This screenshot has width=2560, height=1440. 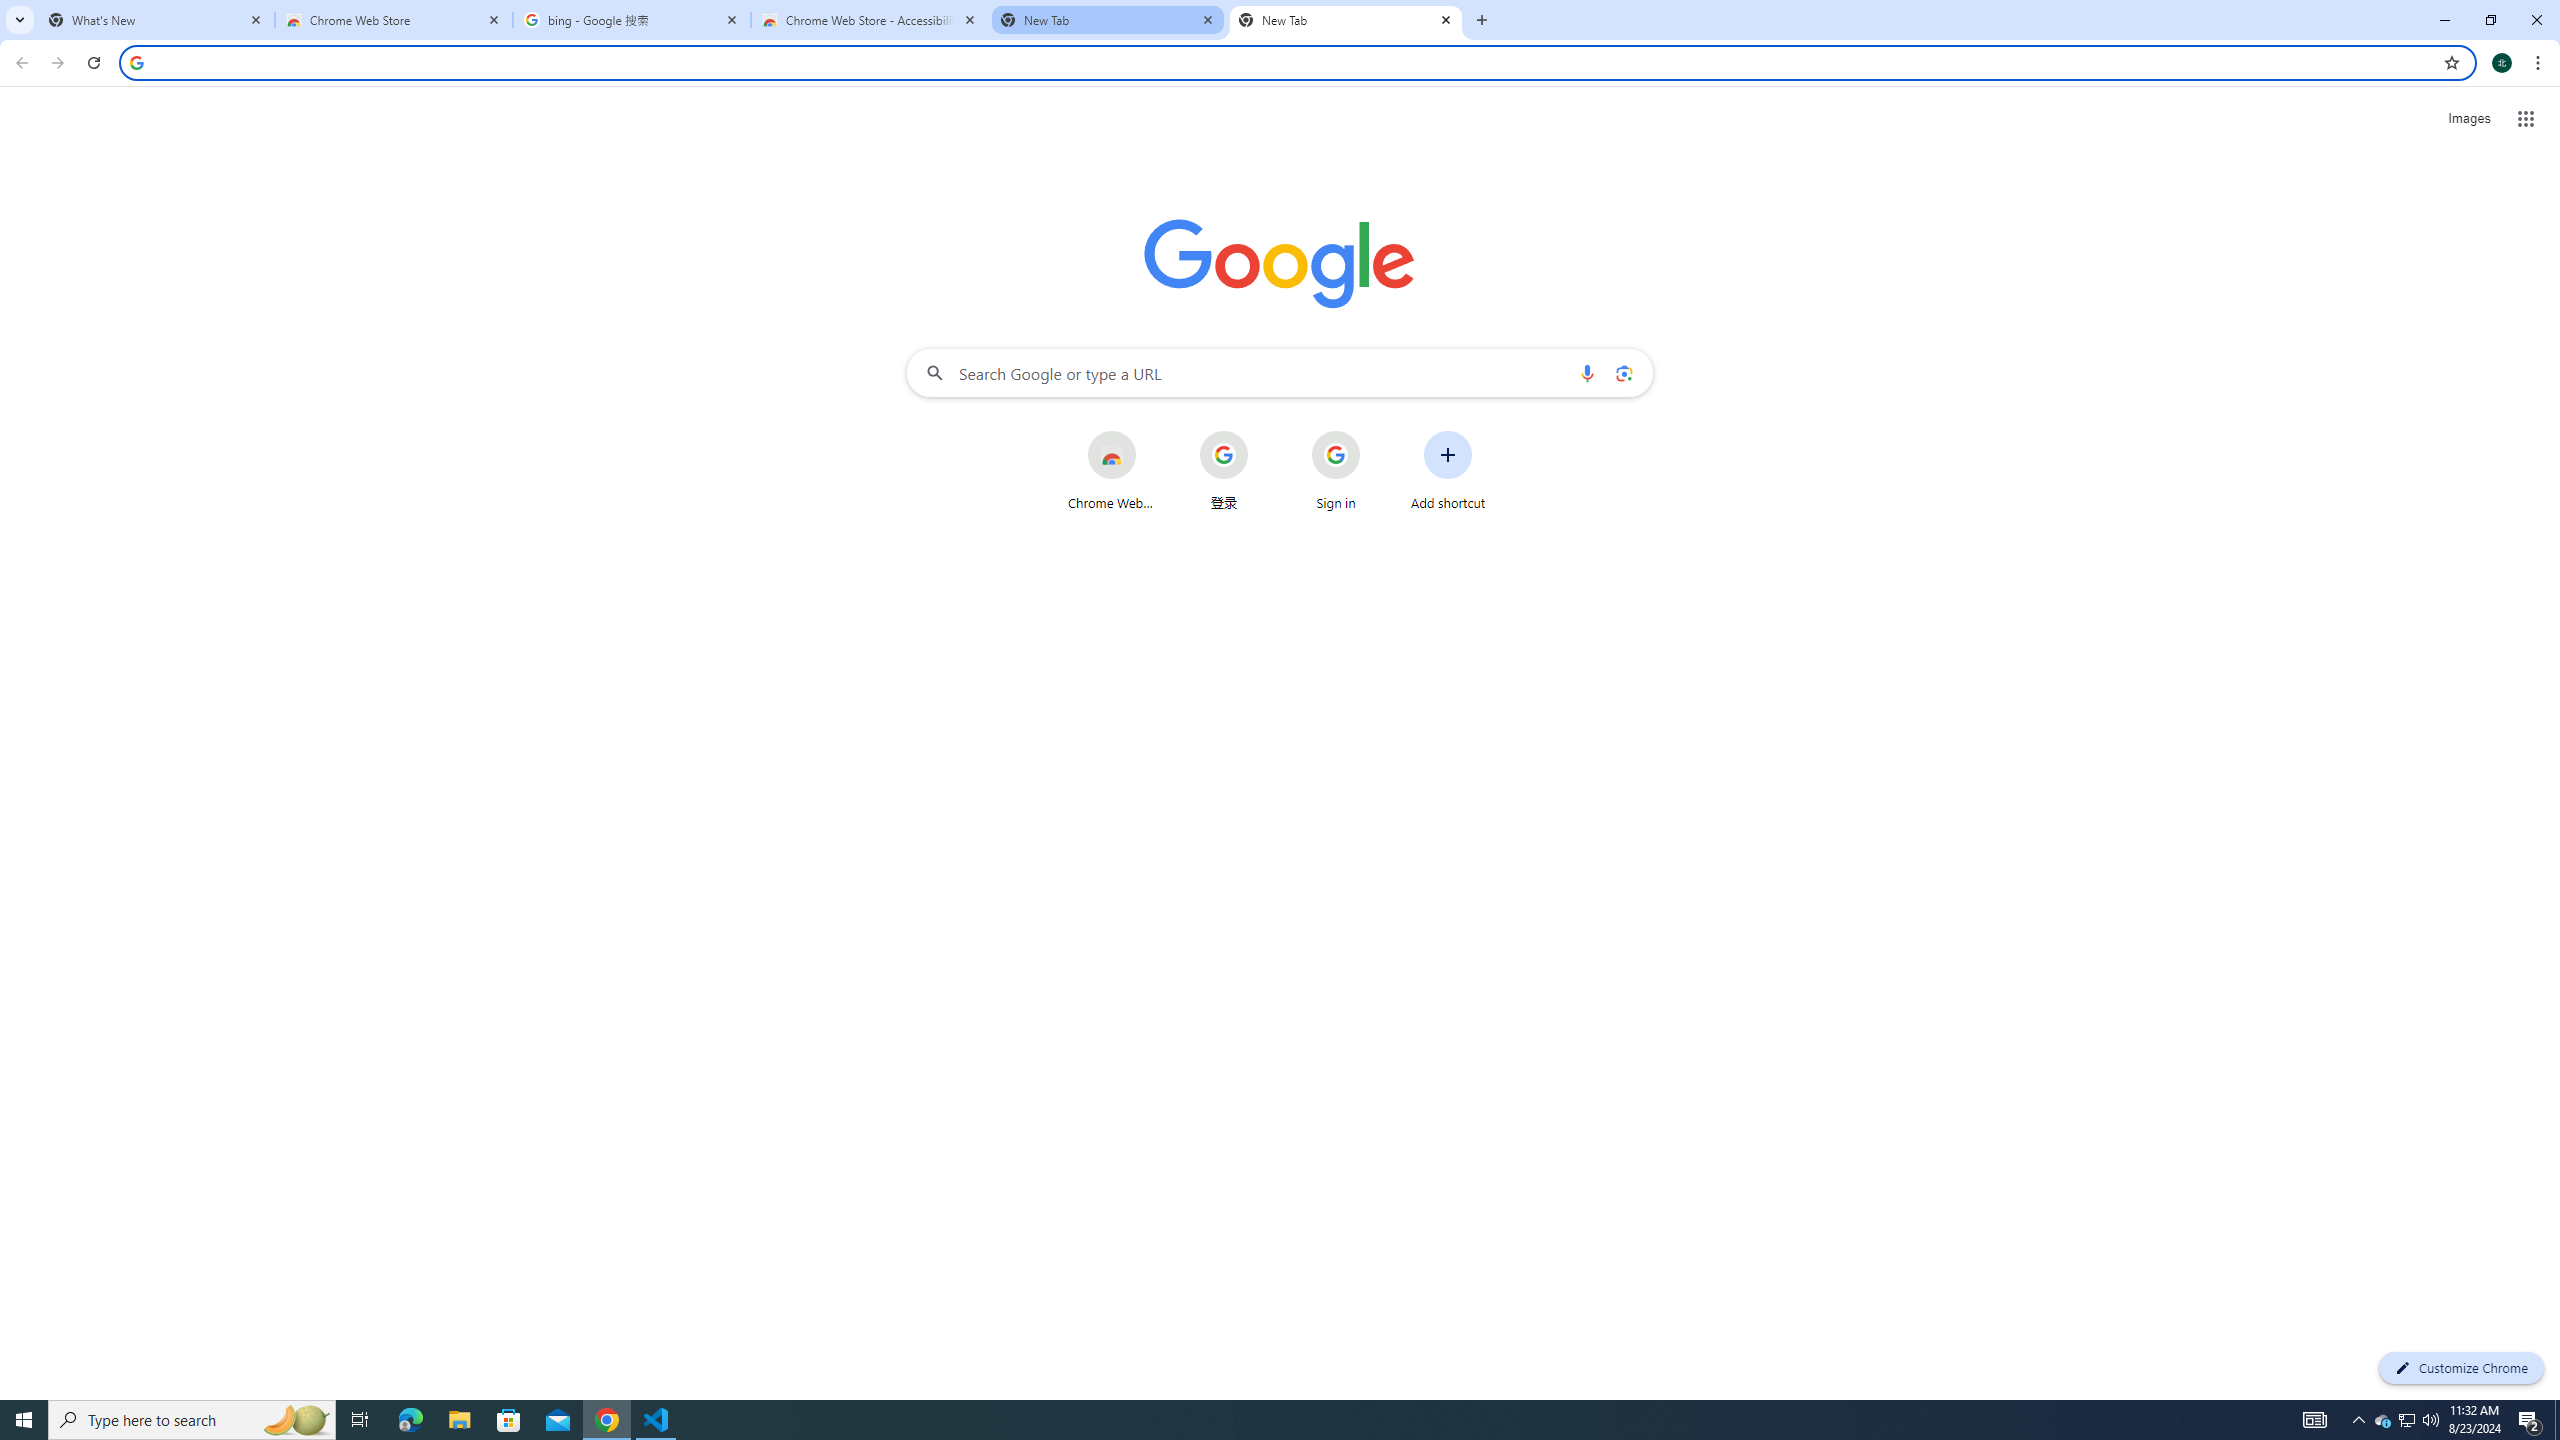 What do you see at coordinates (869, 19) in the screenshot?
I see `'Chrome Web Store - Accessibility'` at bounding box center [869, 19].